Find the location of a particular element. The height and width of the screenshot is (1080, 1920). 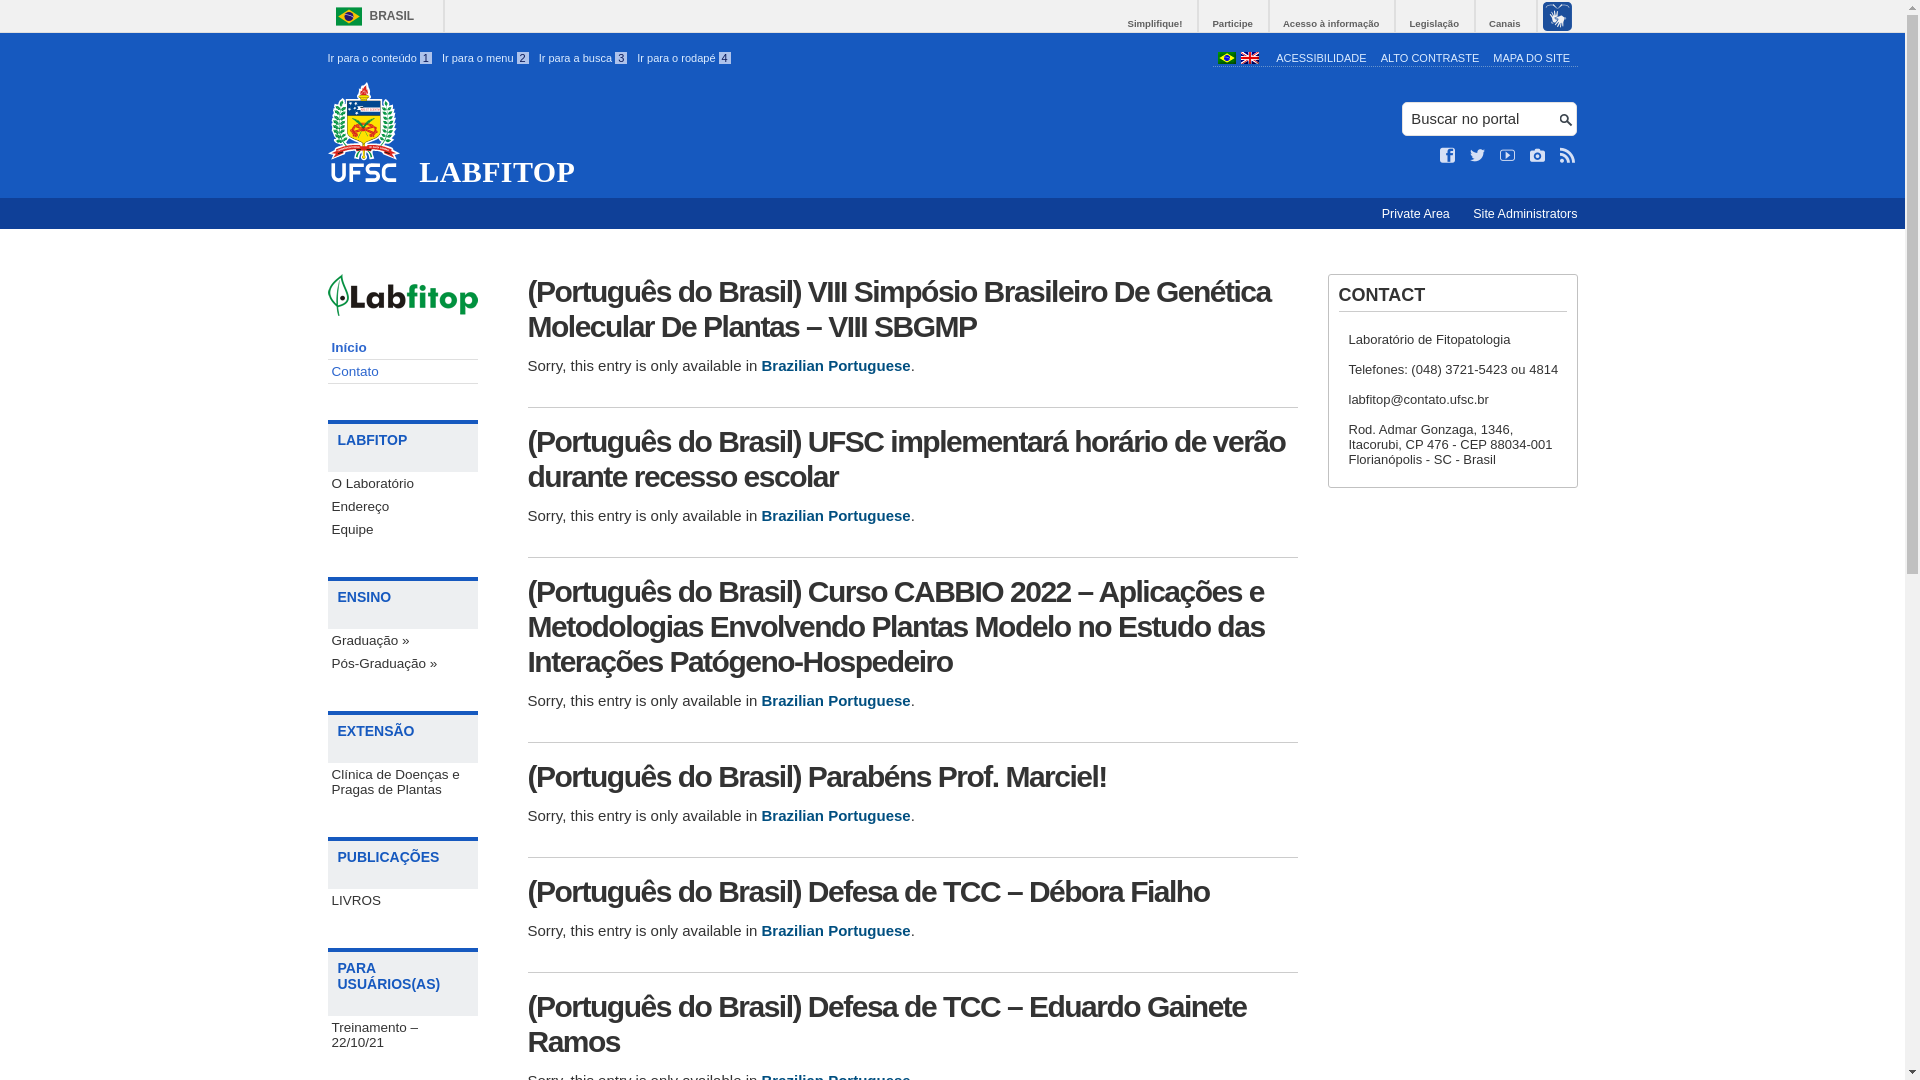

'Simplifique!' is located at coordinates (1155, 23).